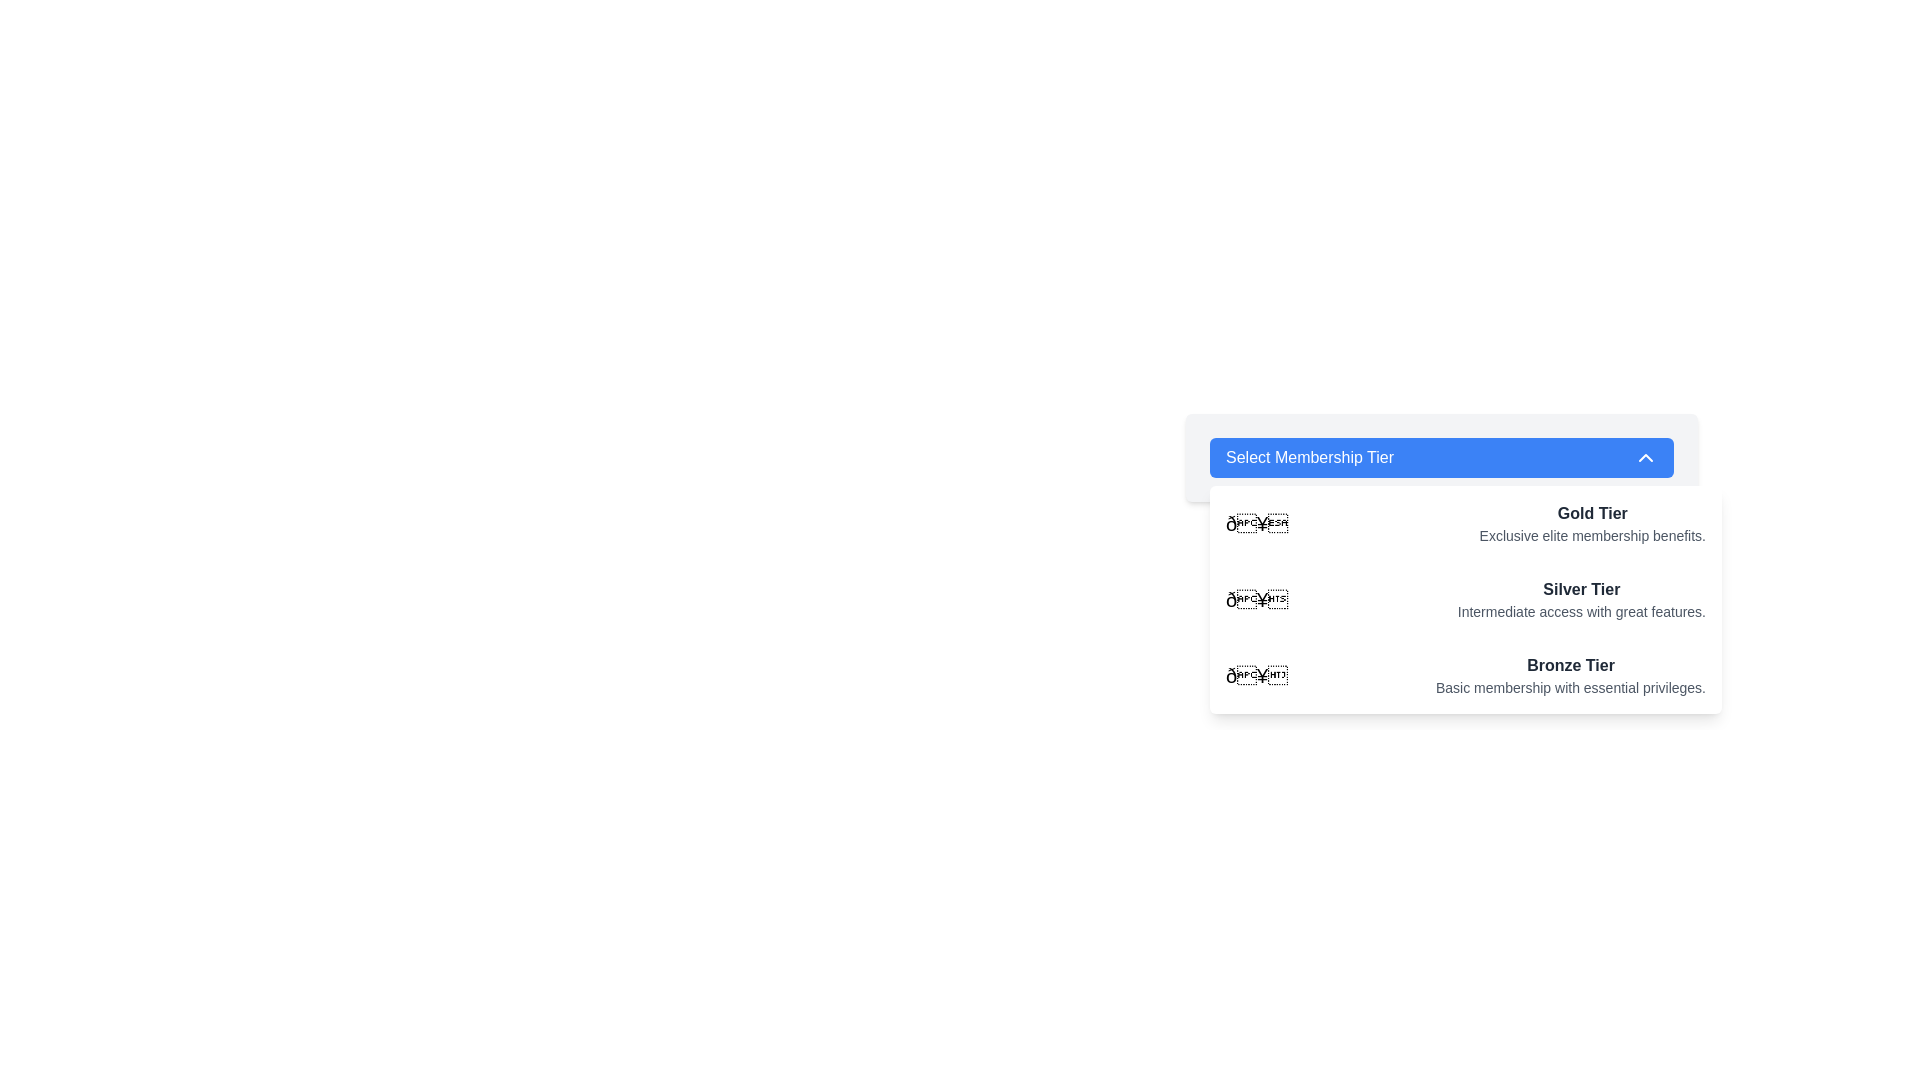  Describe the element at coordinates (1310, 458) in the screenshot. I see `the Text label that serves as a heading for the dropdown menu, positioned within a blue bar near the top, aligned centrally with respect to the dropdown bar, and to the left of a chevron icon` at that location.